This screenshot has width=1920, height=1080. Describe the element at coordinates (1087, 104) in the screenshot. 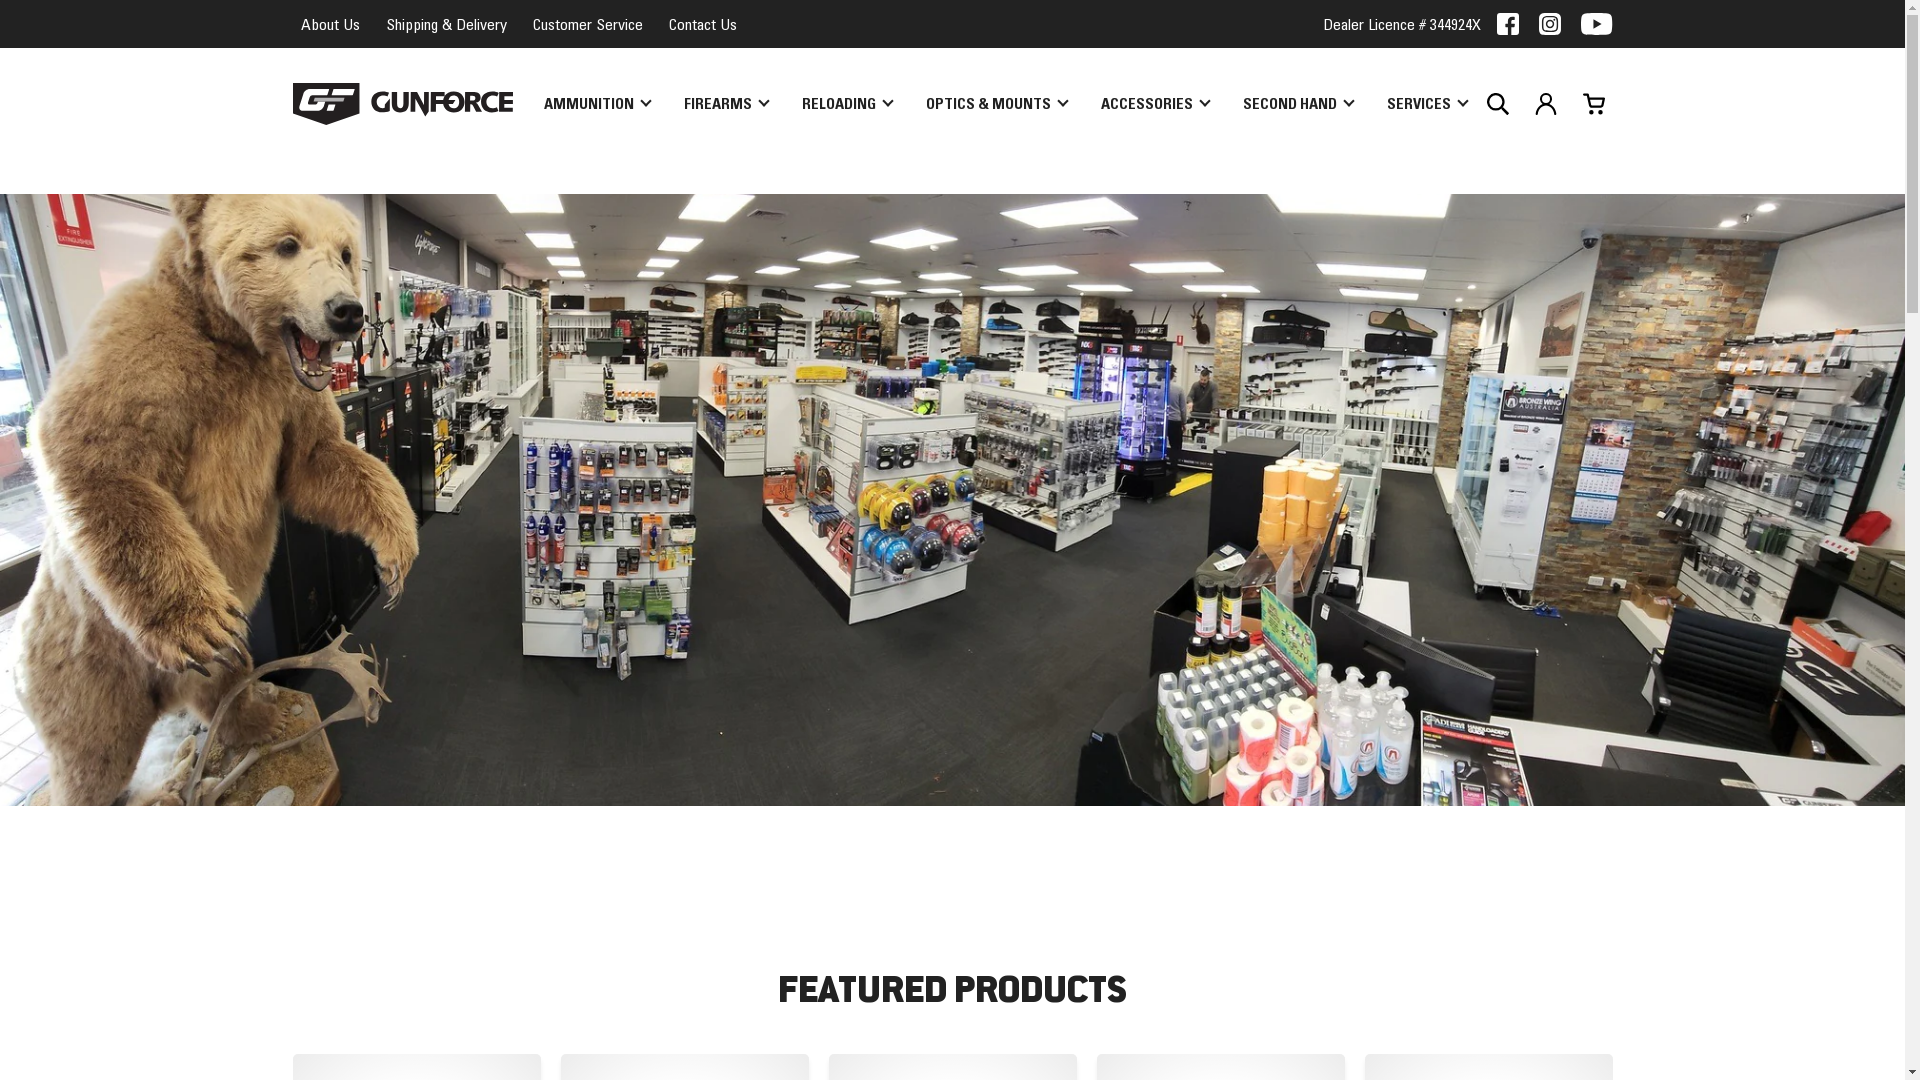

I see `'ACCESSORIES'` at that location.